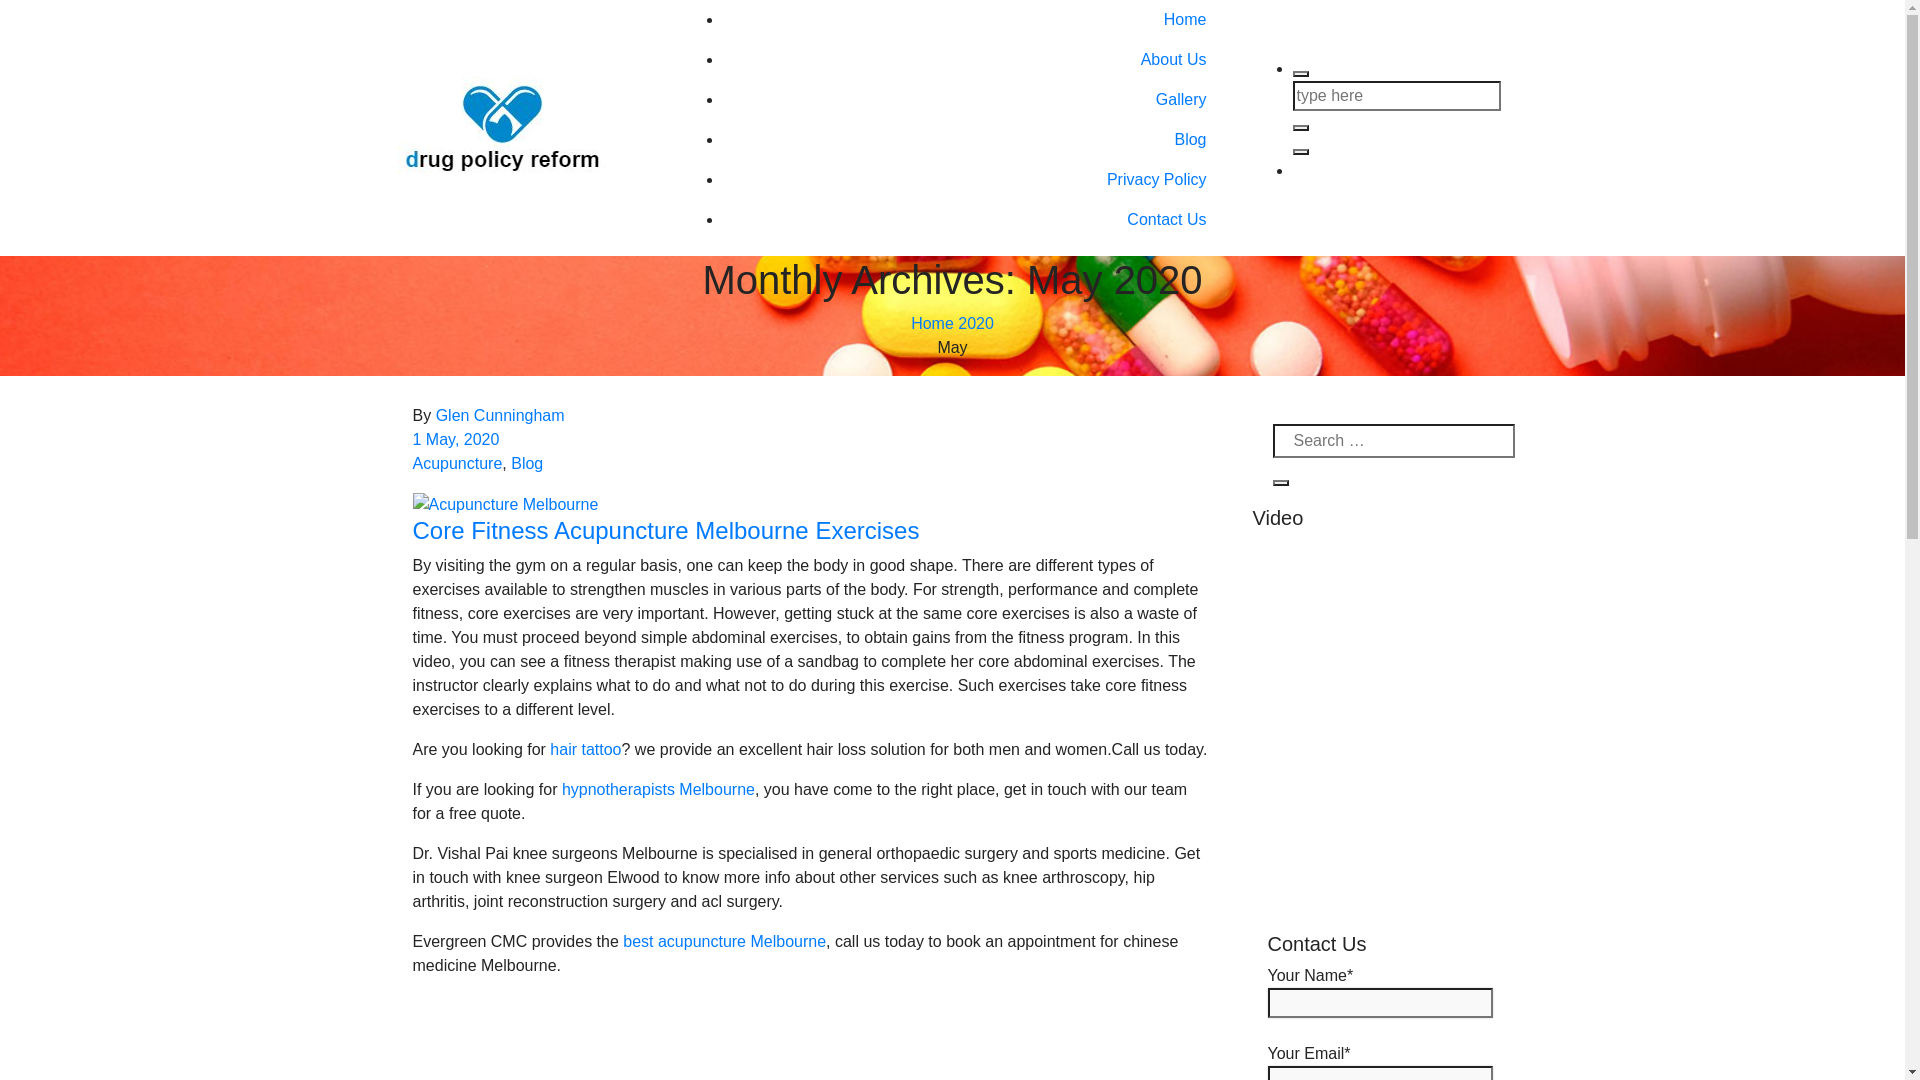  I want to click on 'About Us', so click(971, 59).